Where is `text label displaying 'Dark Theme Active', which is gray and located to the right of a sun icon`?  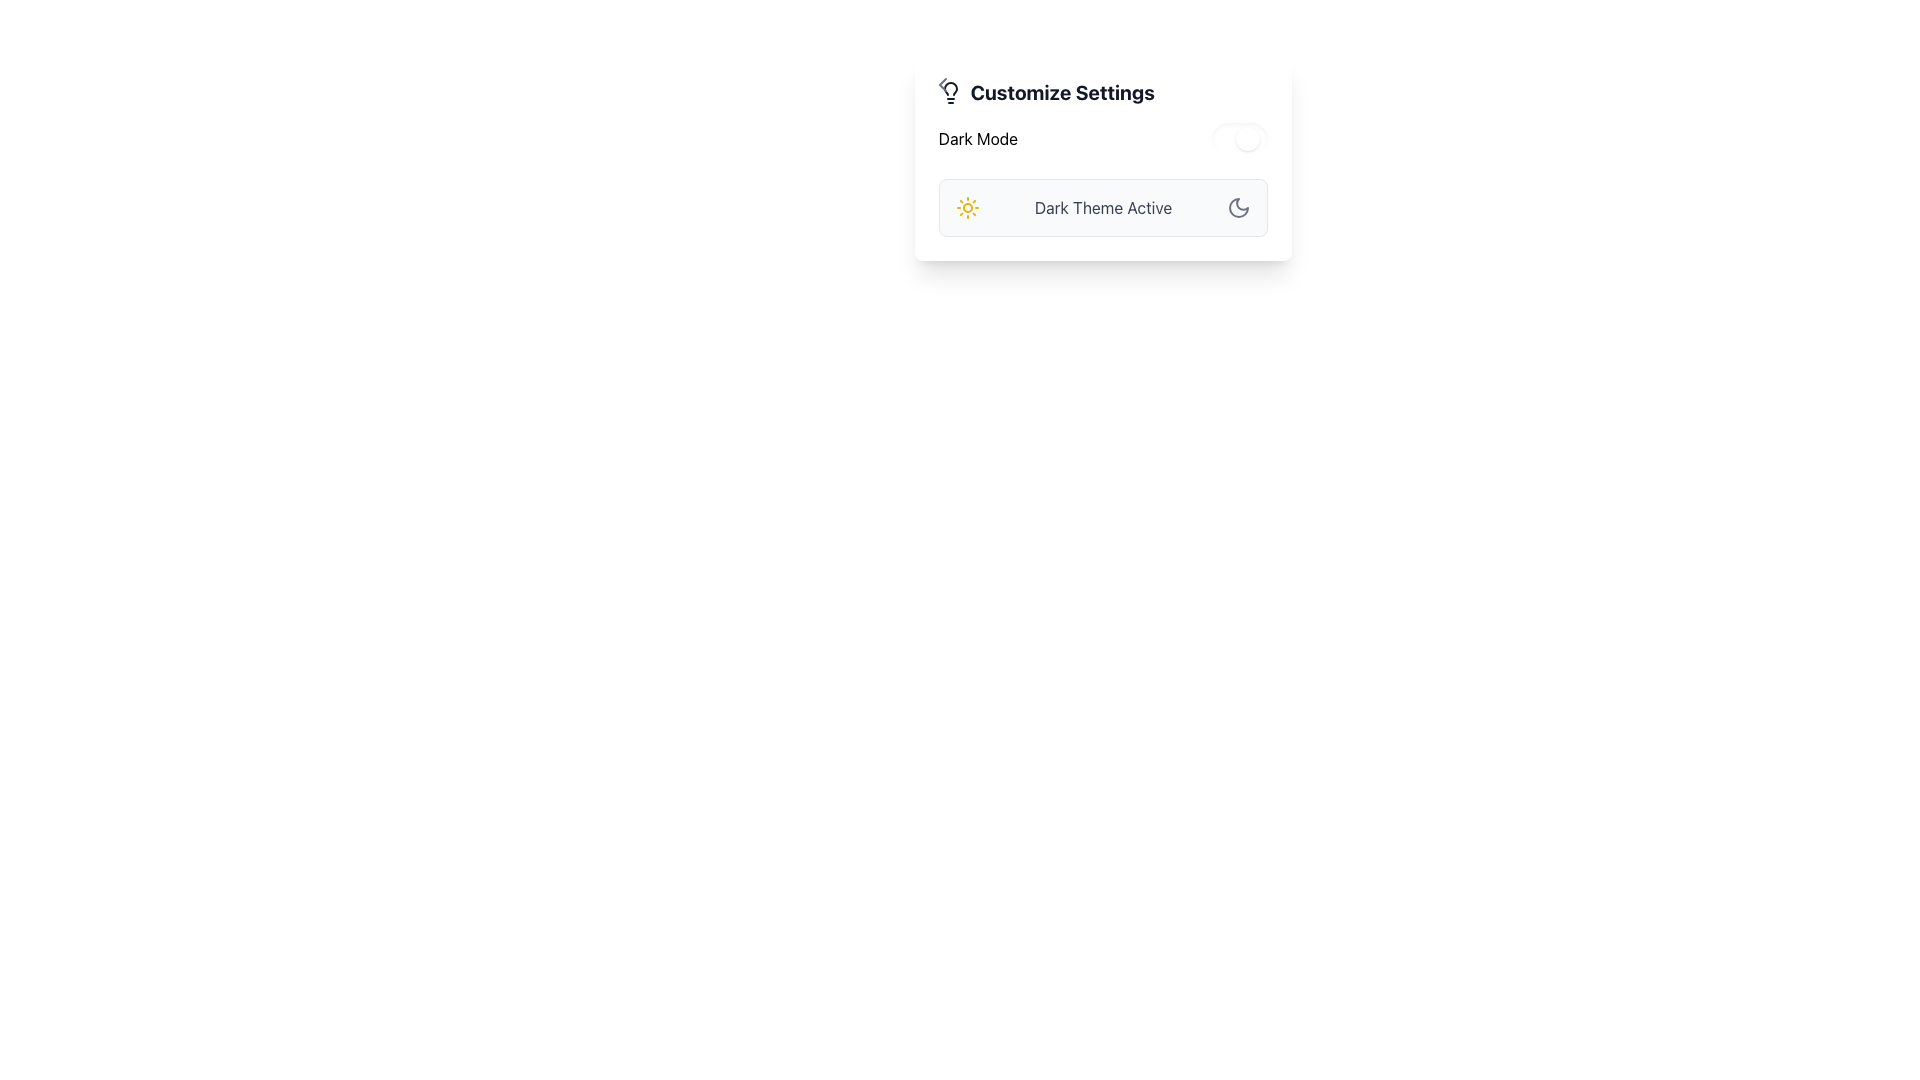
text label displaying 'Dark Theme Active', which is gray and located to the right of a sun icon is located at coordinates (1102, 208).